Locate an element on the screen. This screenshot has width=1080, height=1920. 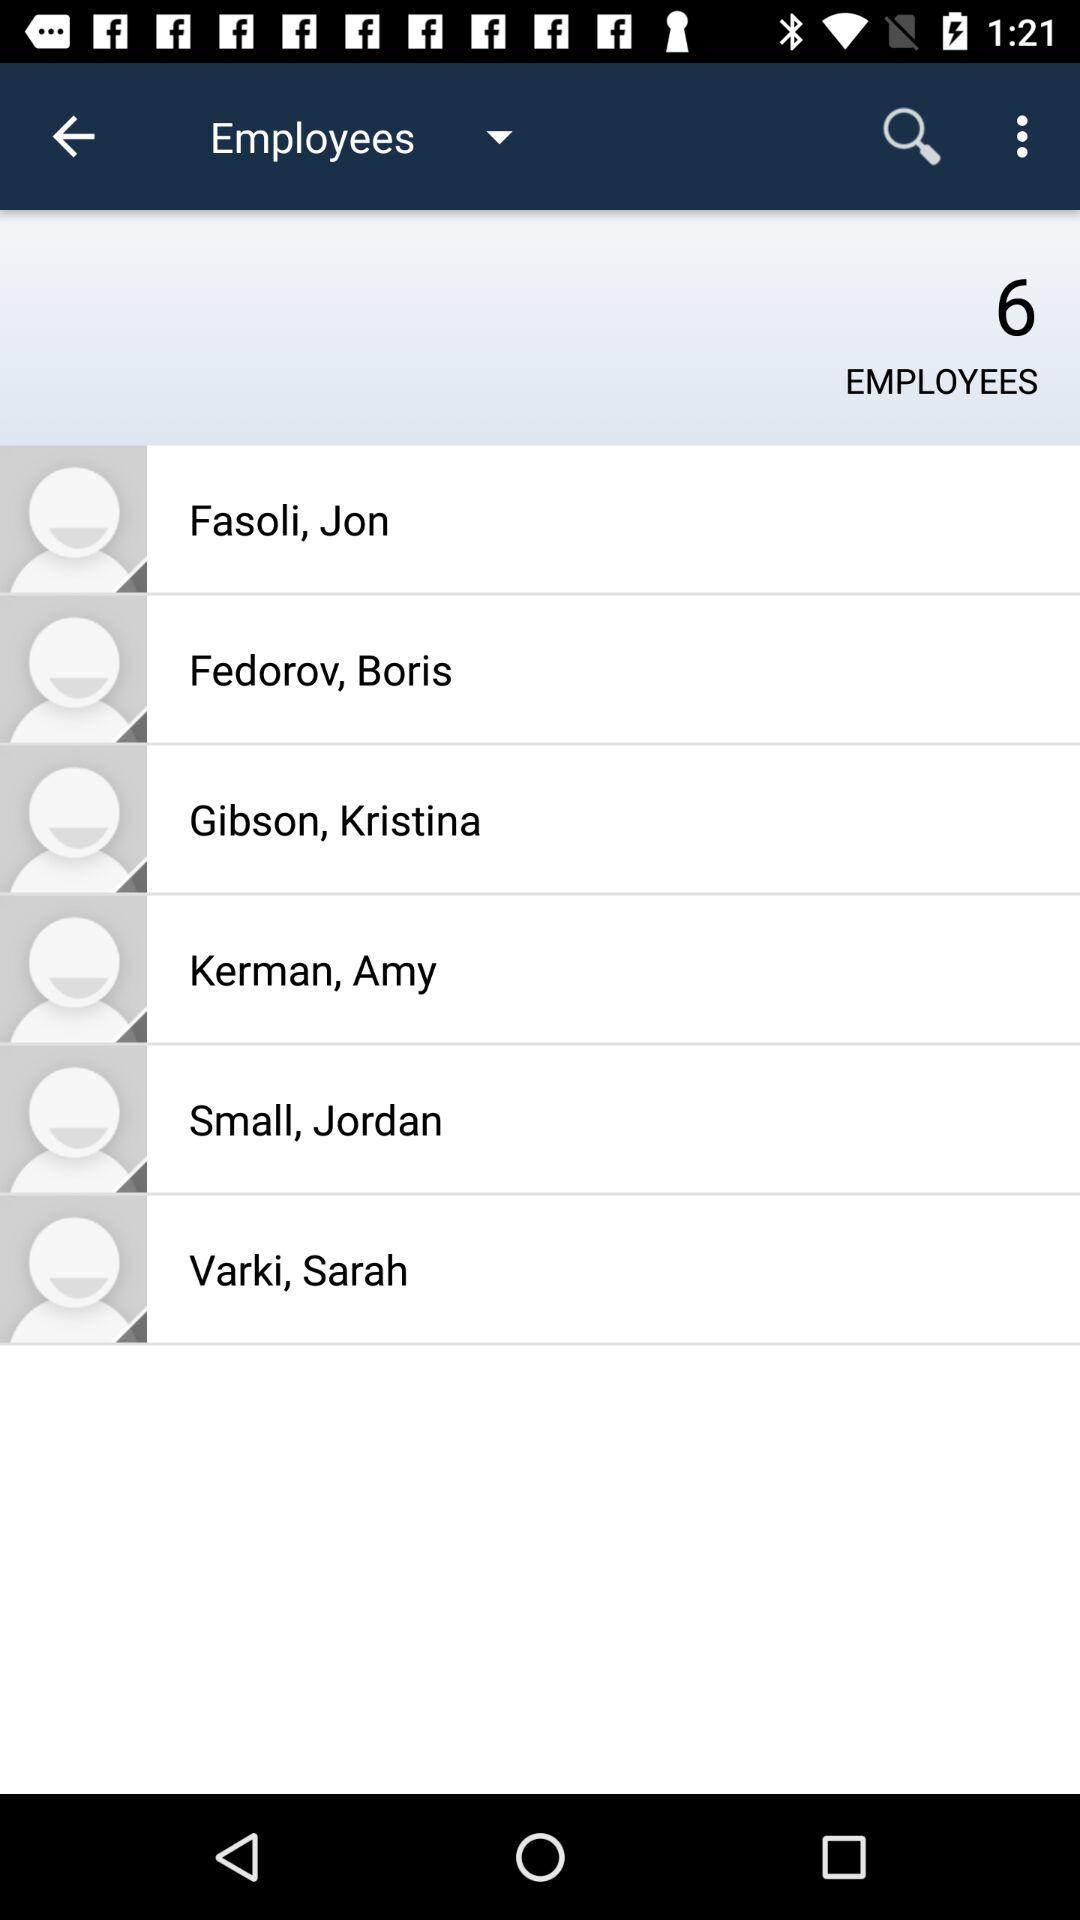
contact information is located at coordinates (72, 1267).